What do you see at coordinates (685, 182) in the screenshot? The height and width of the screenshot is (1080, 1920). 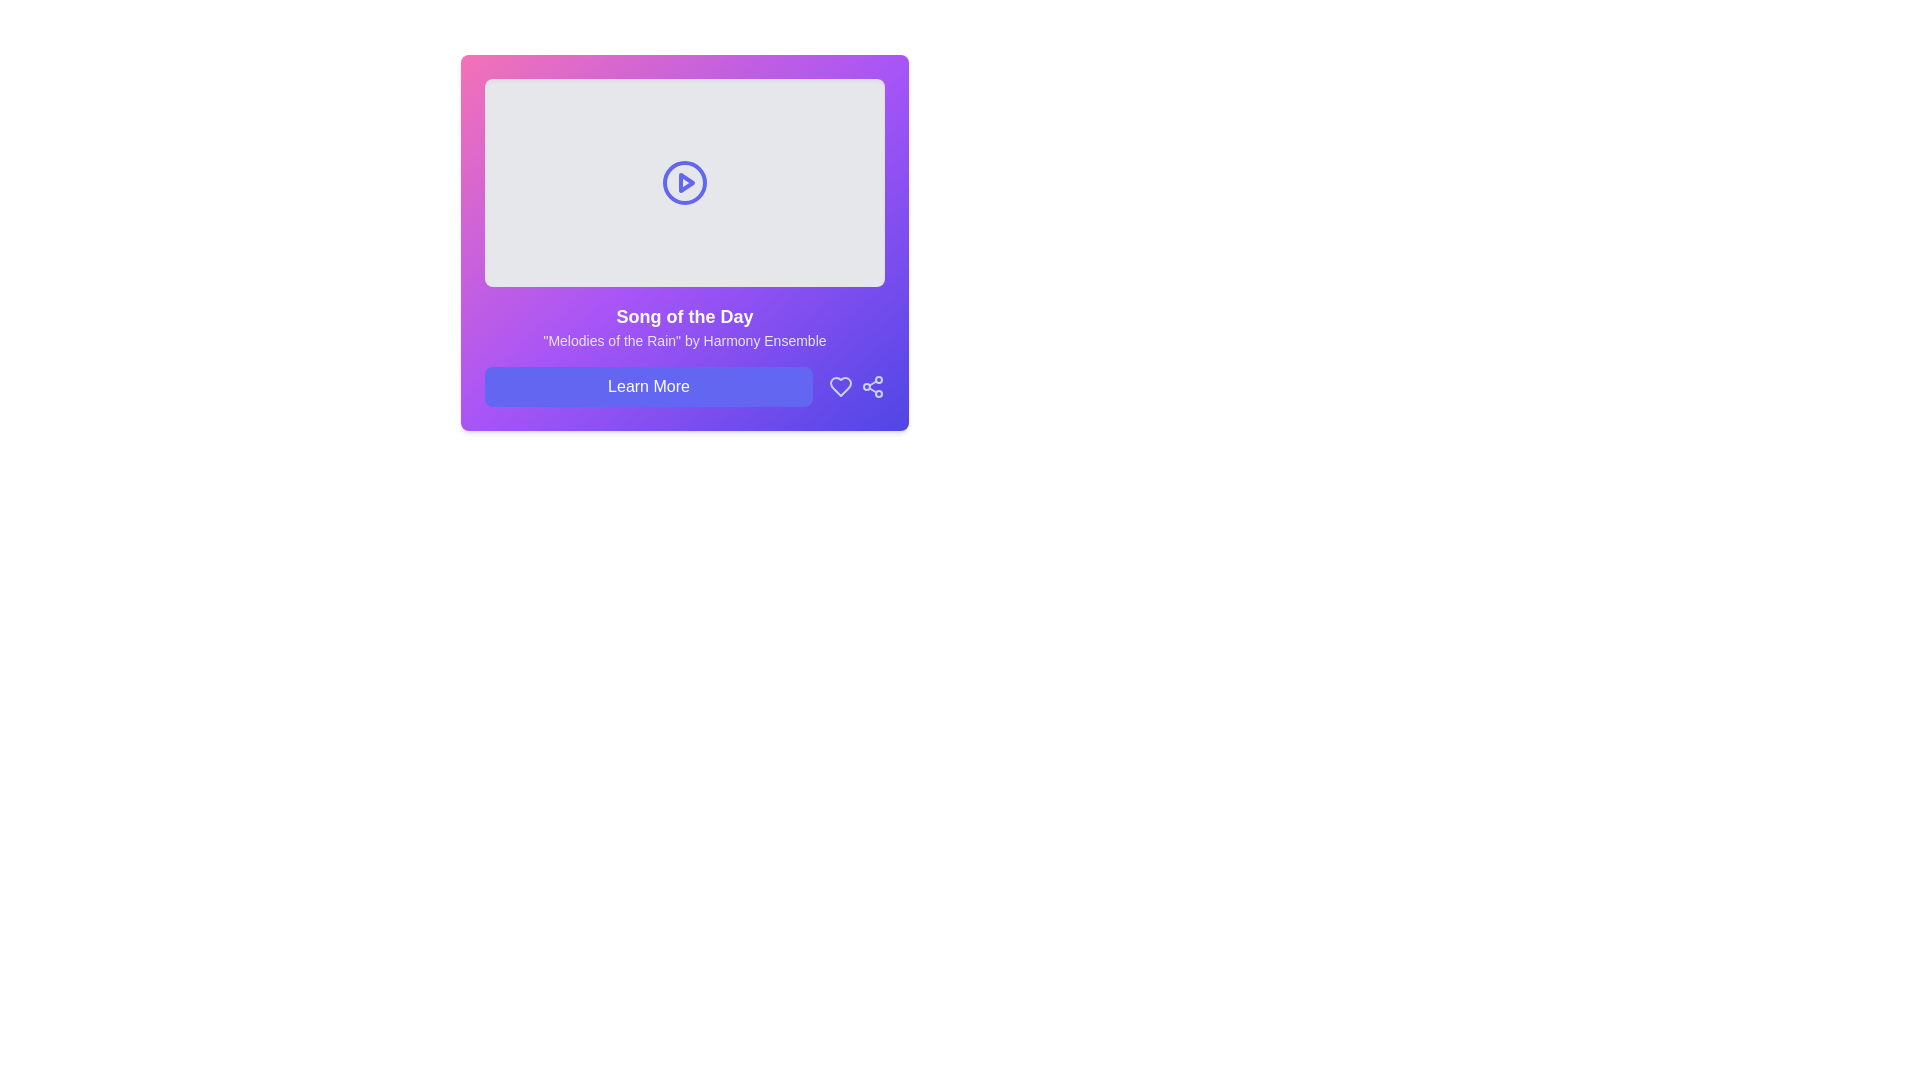 I see `the play icon button located at the upper part of the 'Song of the Day' card to initiate media playback` at bounding box center [685, 182].